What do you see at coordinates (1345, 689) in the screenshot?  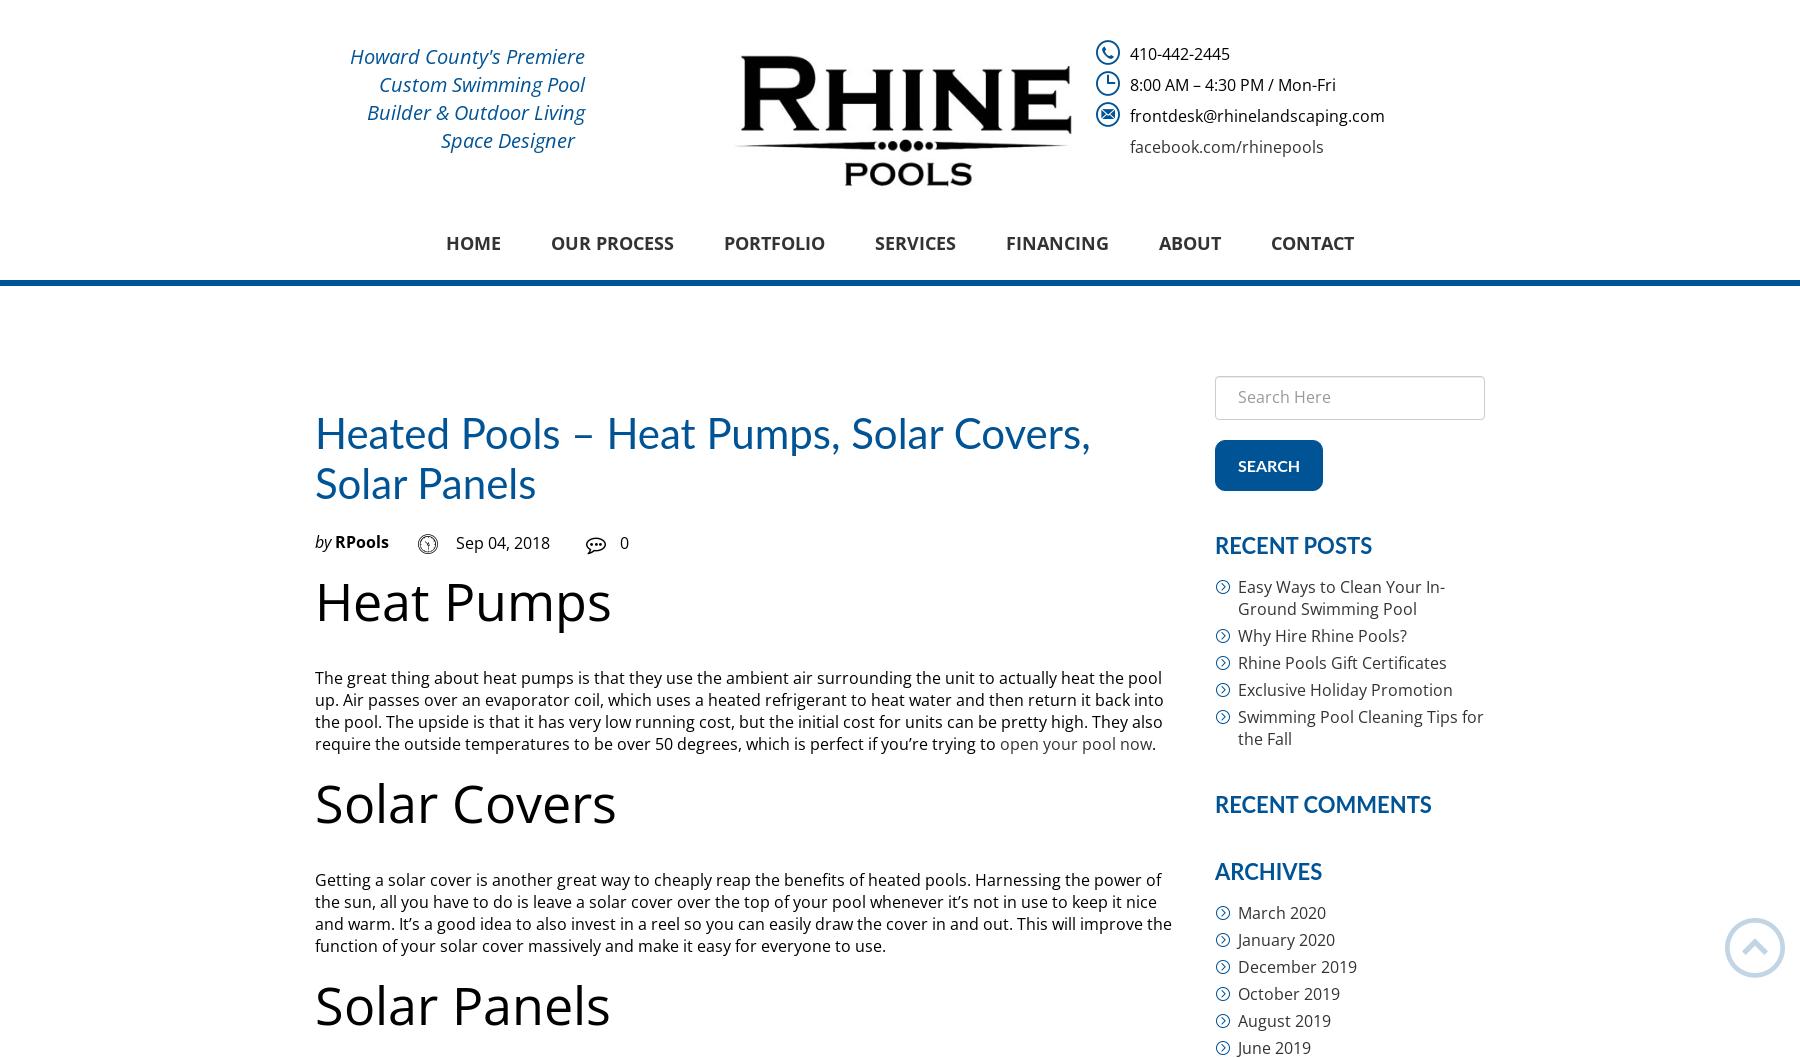 I see `'Exclusive Holiday Promotion'` at bounding box center [1345, 689].